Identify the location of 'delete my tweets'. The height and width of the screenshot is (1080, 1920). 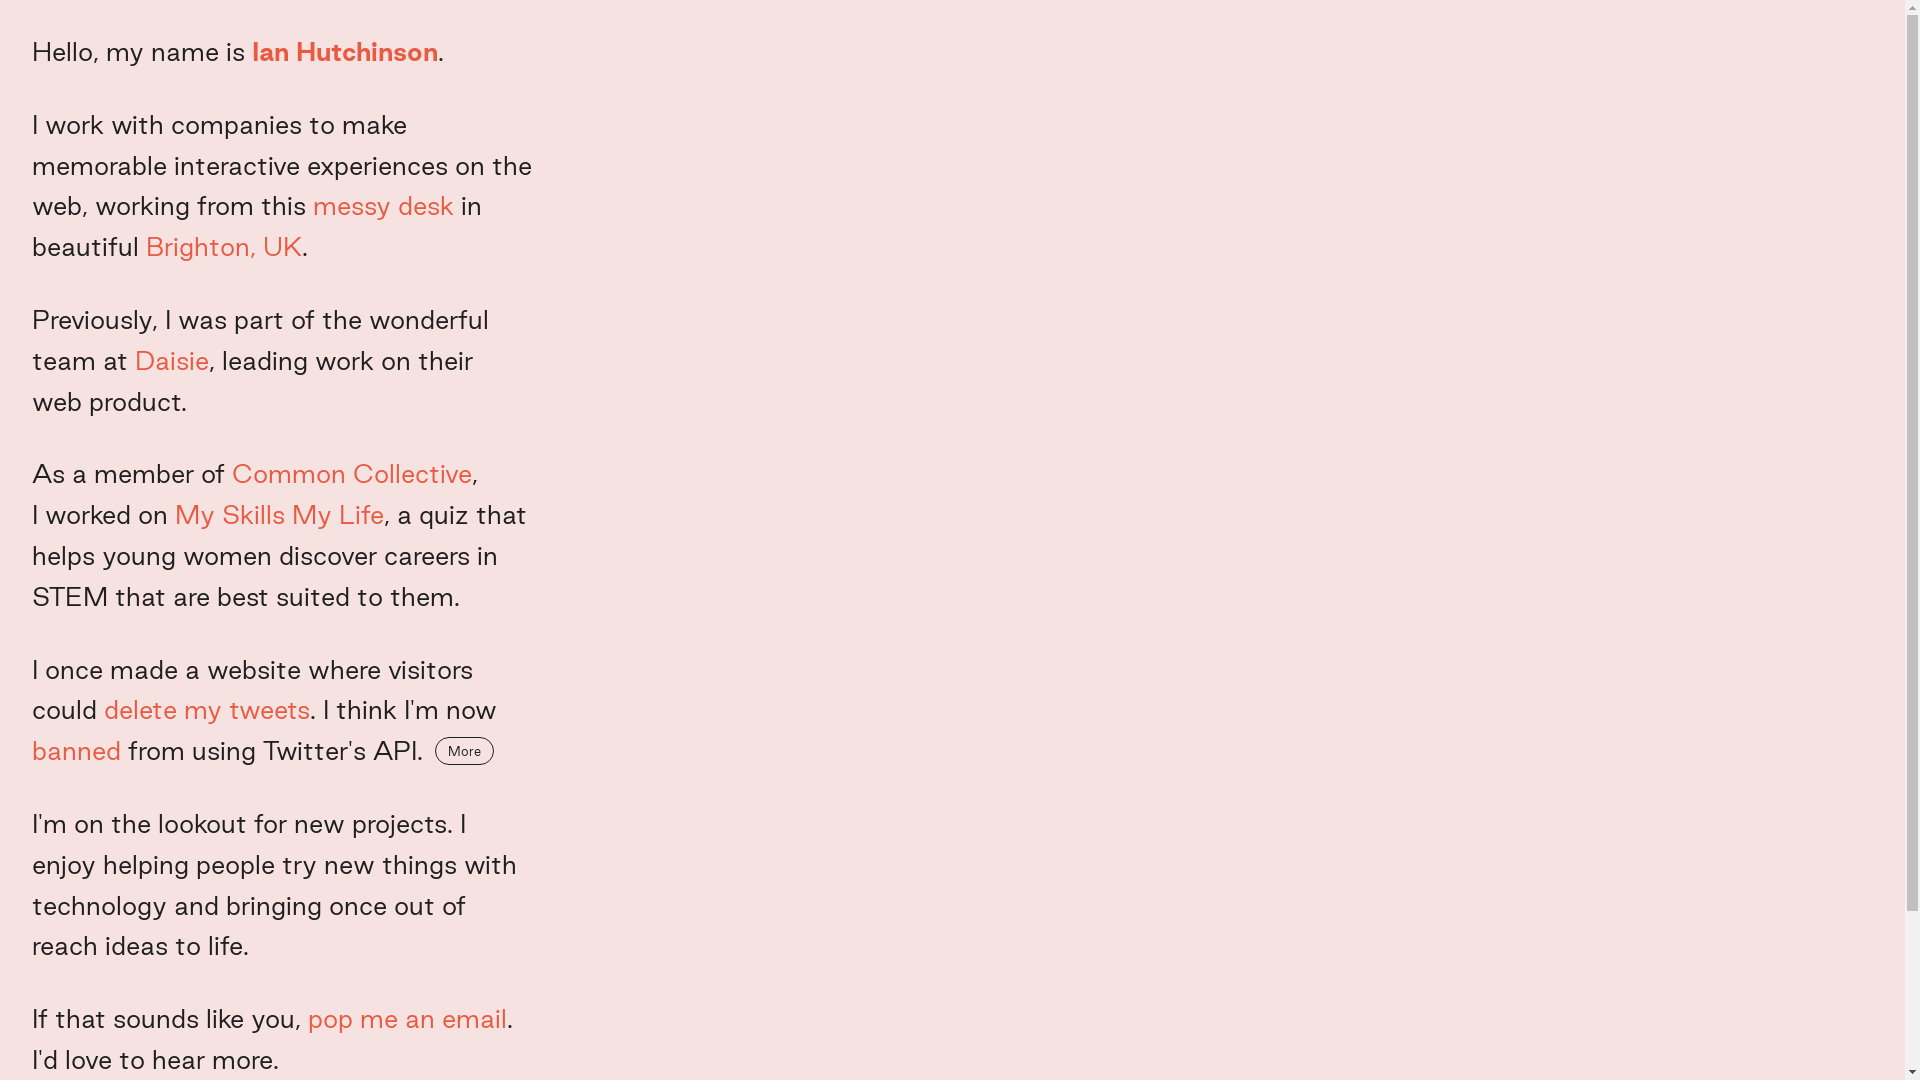
(103, 709).